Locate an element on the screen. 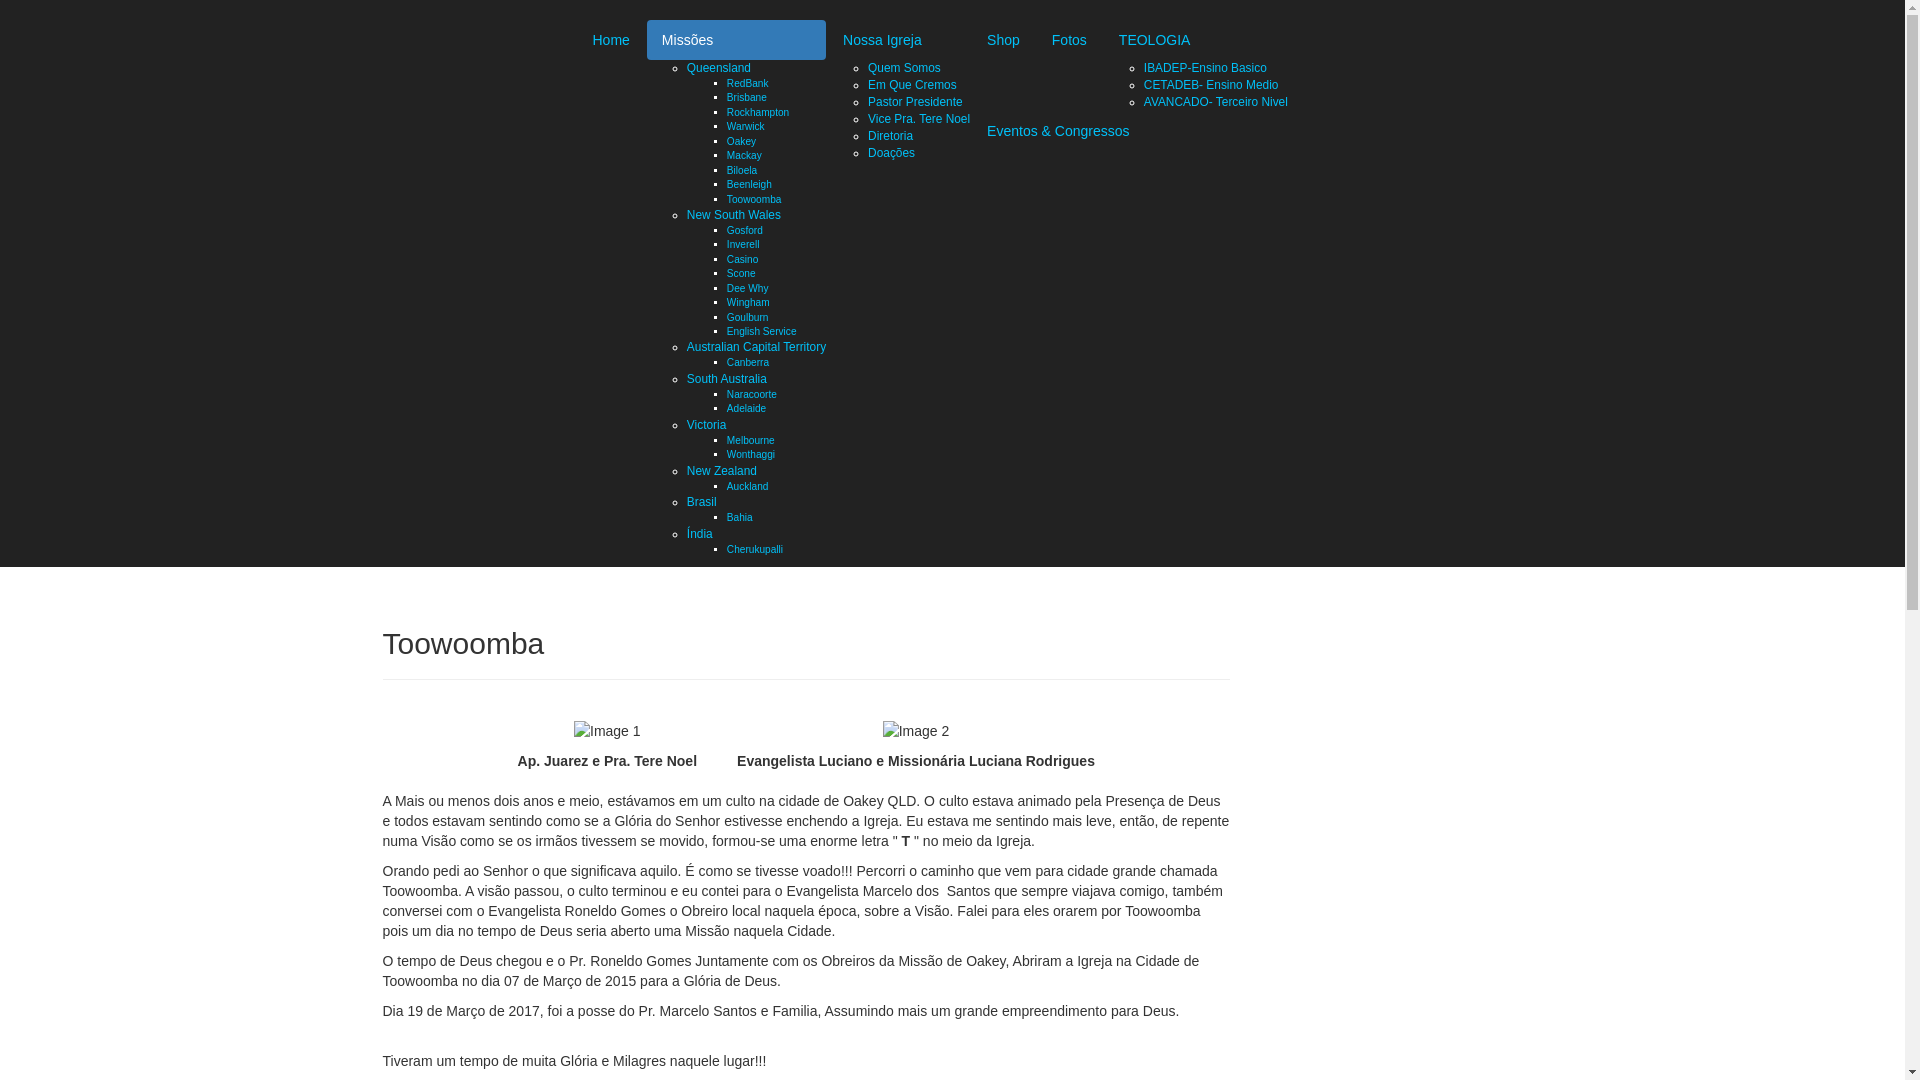 Image resolution: width=1920 pixels, height=1080 pixels. 'New Zealand' is located at coordinates (686, 470).